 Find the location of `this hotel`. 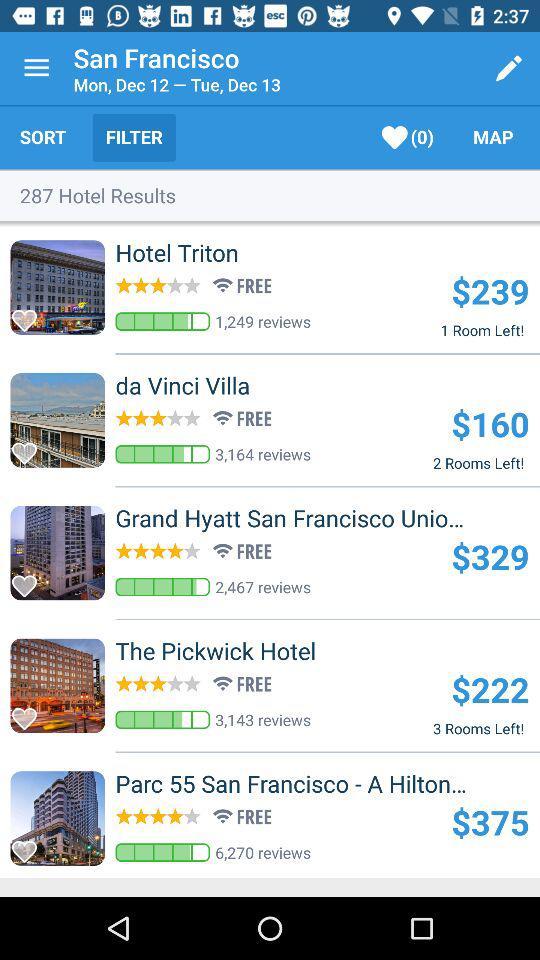

this hotel is located at coordinates (29, 315).